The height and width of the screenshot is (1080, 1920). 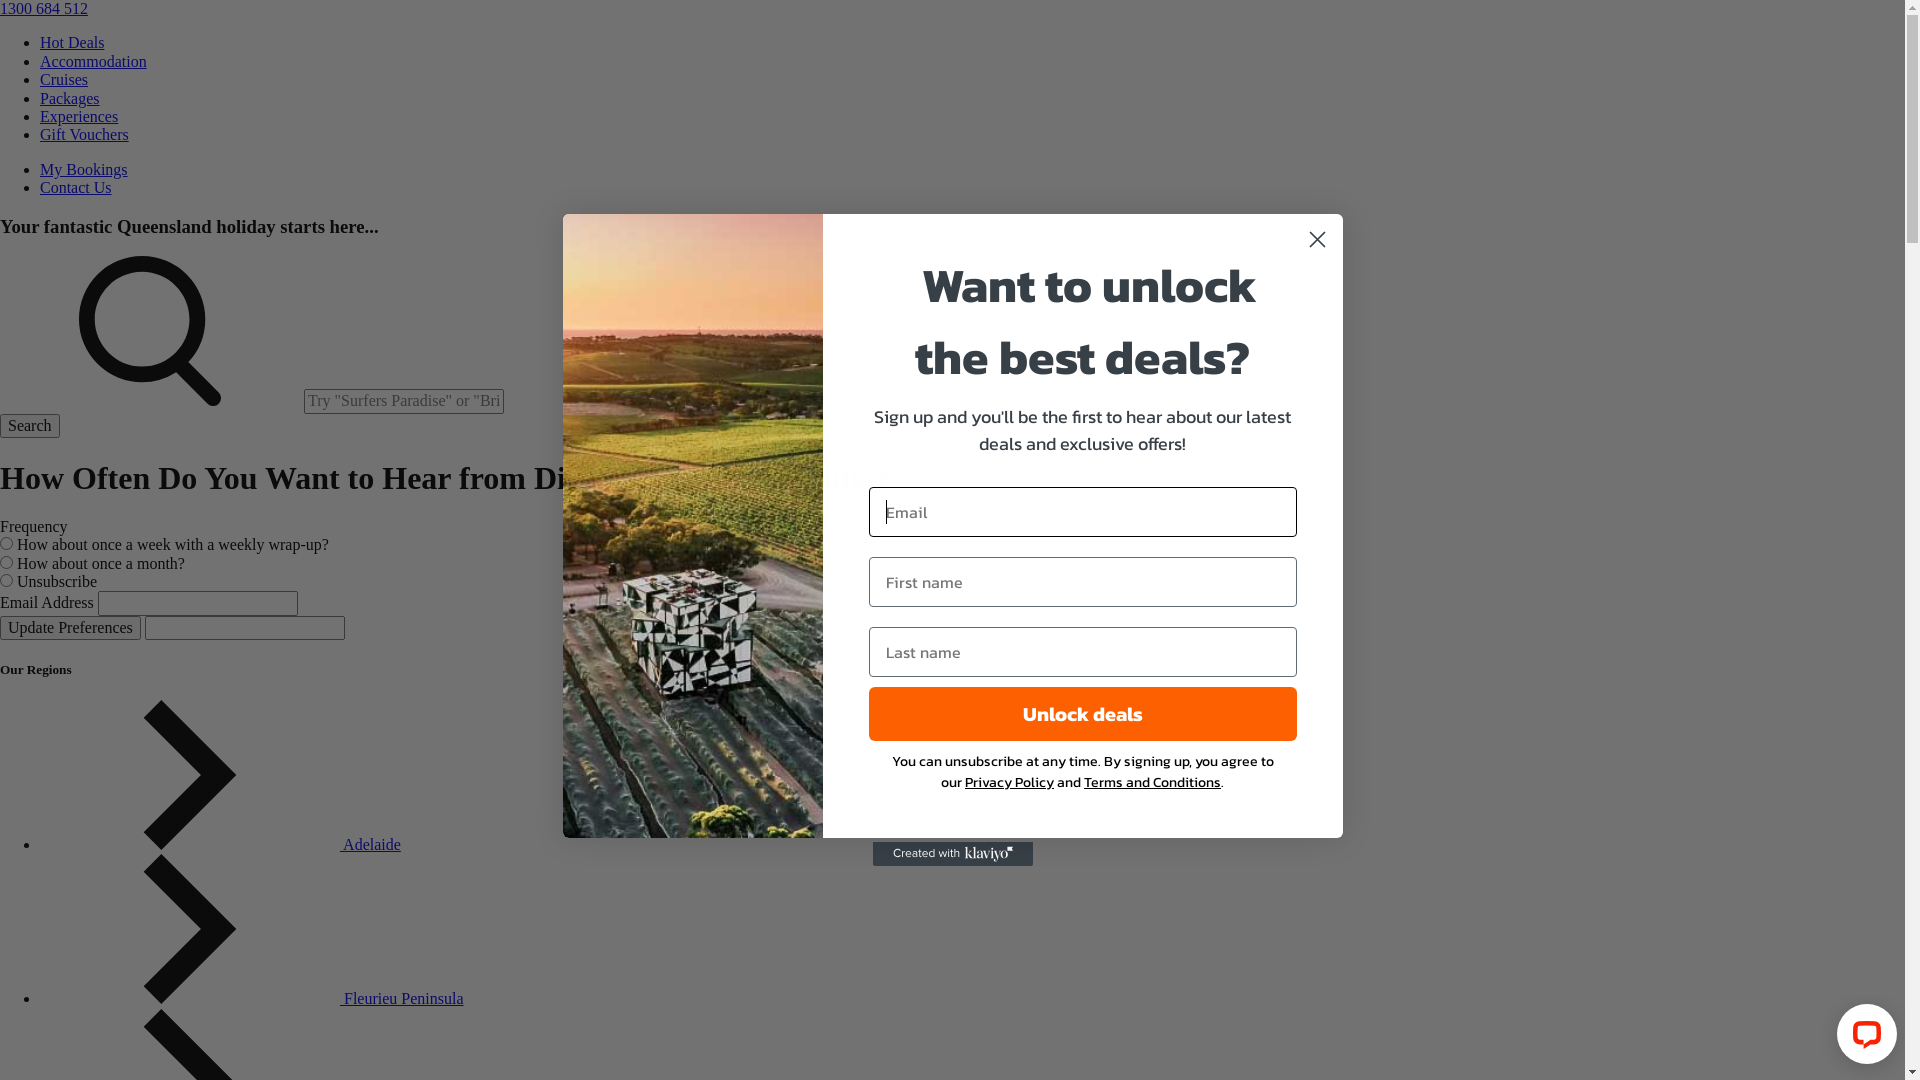 I want to click on 'Hot Deals', so click(x=39, y=42).